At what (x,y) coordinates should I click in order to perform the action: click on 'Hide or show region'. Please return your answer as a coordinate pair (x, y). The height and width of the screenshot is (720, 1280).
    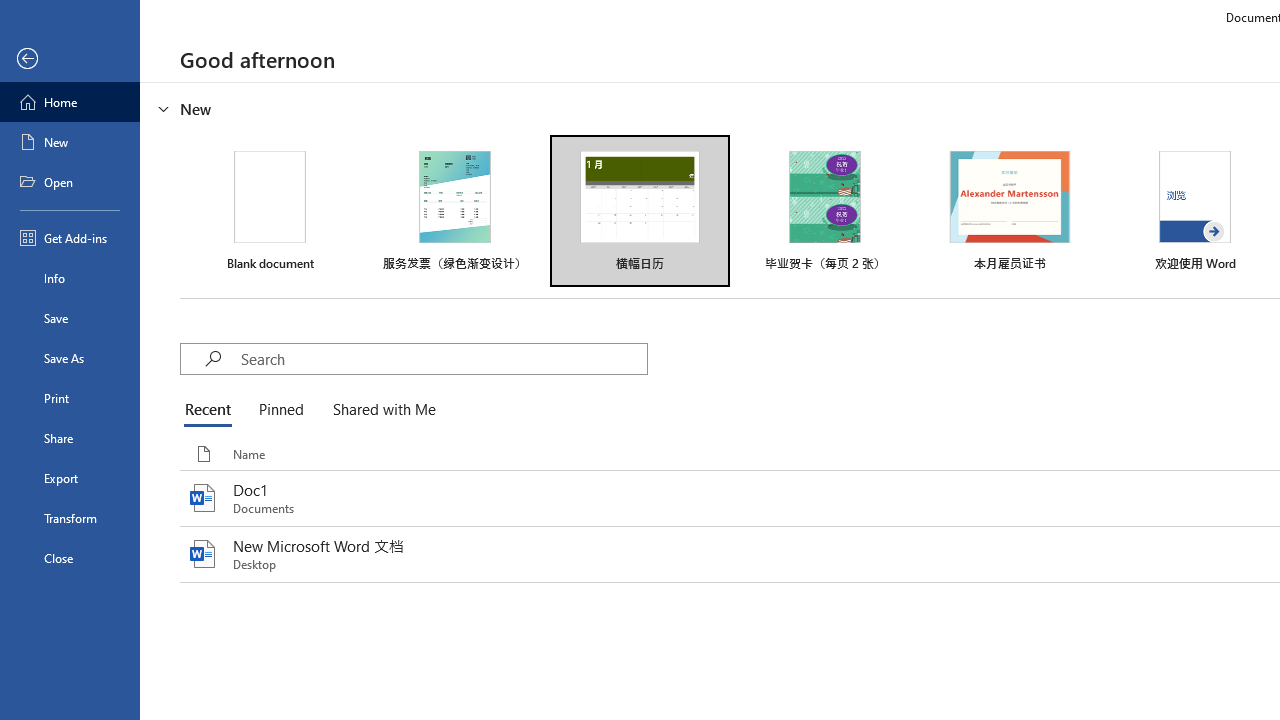
    Looking at the image, I should click on (164, 109).